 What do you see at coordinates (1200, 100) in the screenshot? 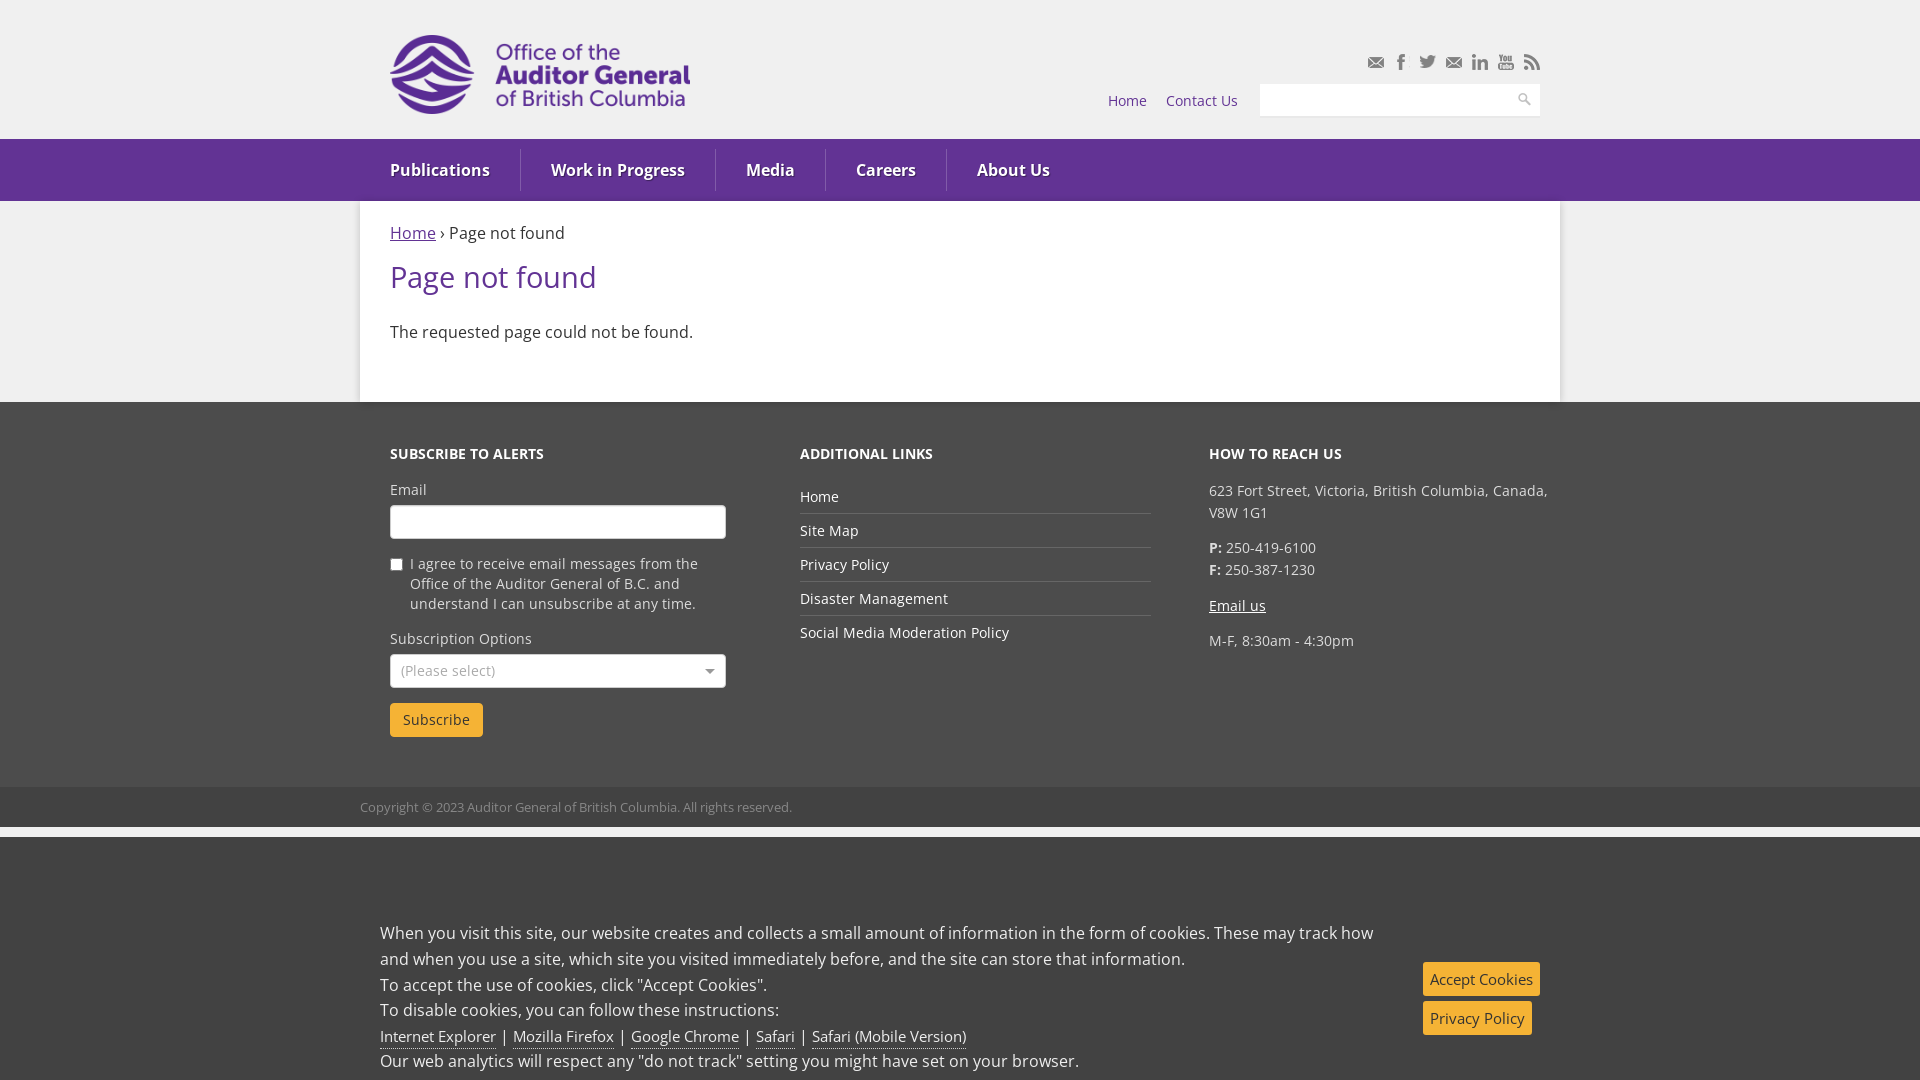
I see `'Contact Us'` at bounding box center [1200, 100].